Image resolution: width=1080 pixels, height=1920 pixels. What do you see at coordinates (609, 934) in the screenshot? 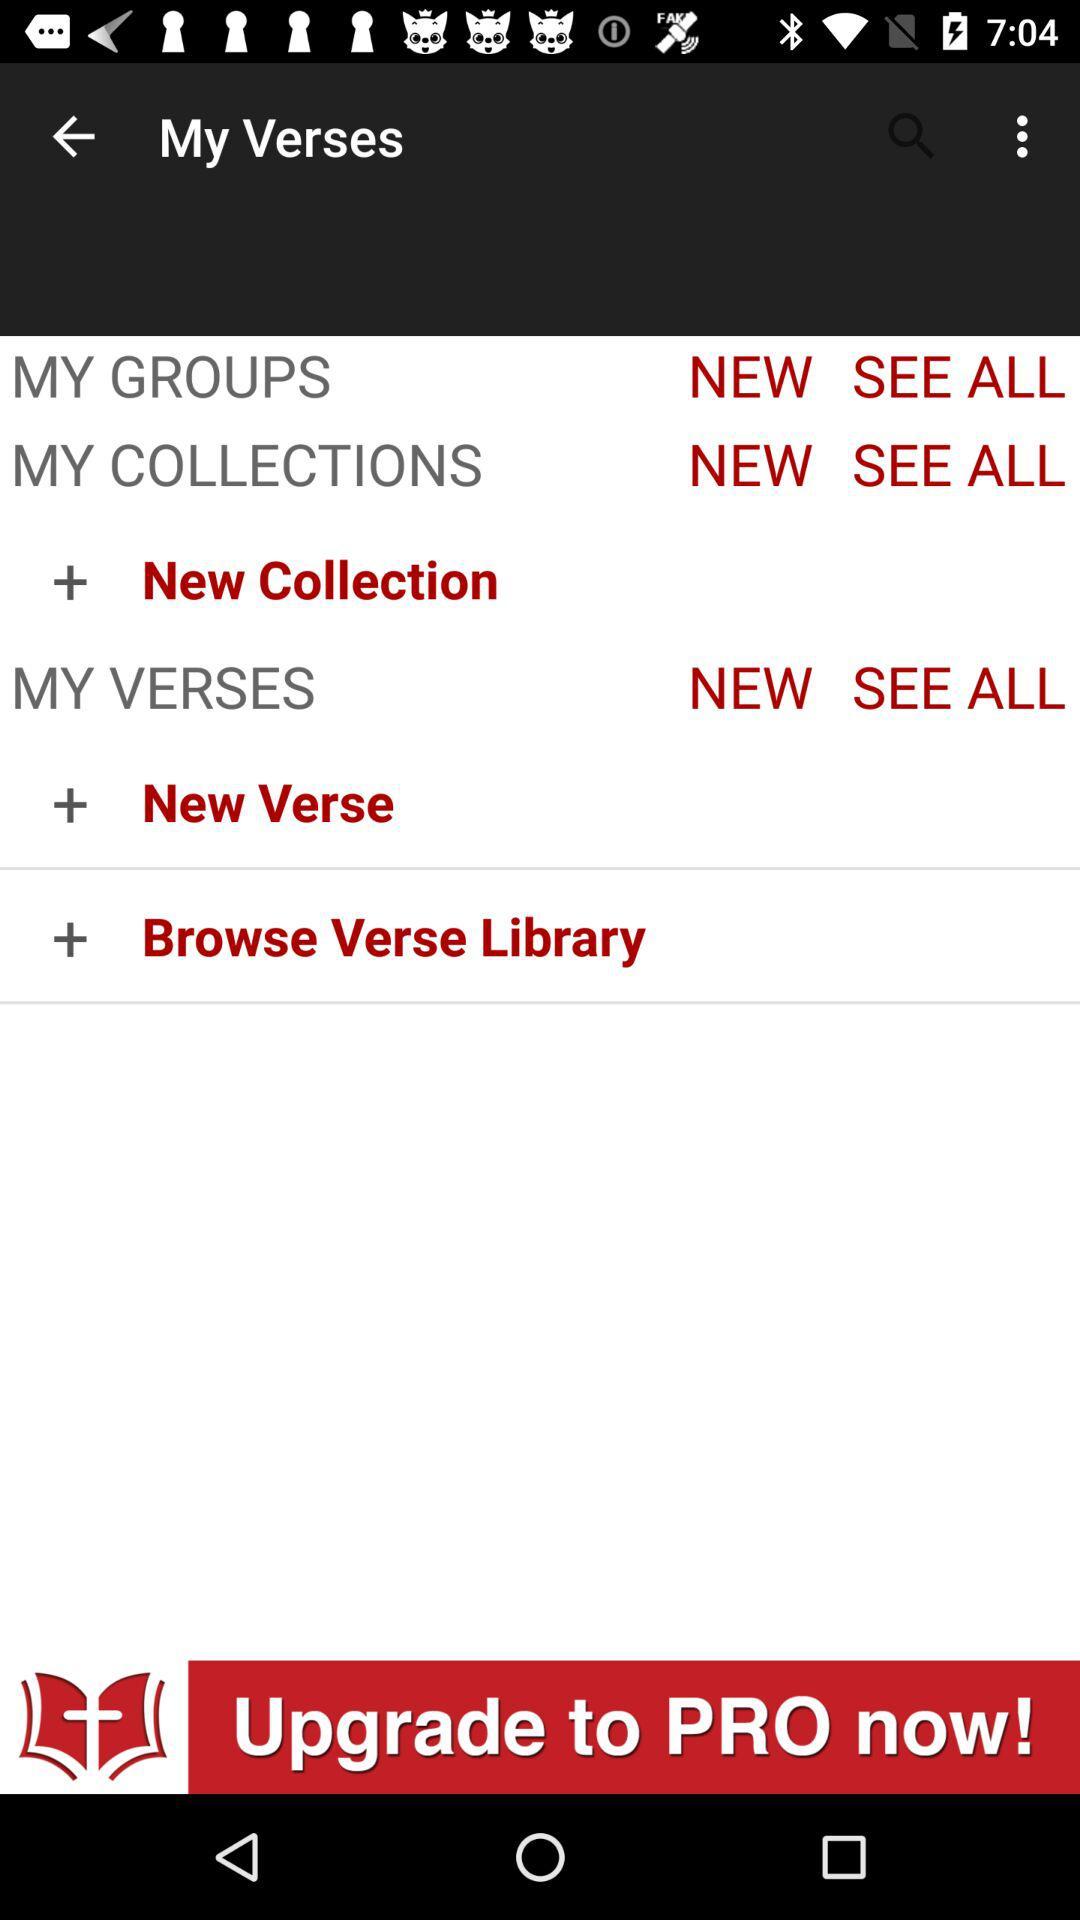
I see `browse verse library icon` at bounding box center [609, 934].